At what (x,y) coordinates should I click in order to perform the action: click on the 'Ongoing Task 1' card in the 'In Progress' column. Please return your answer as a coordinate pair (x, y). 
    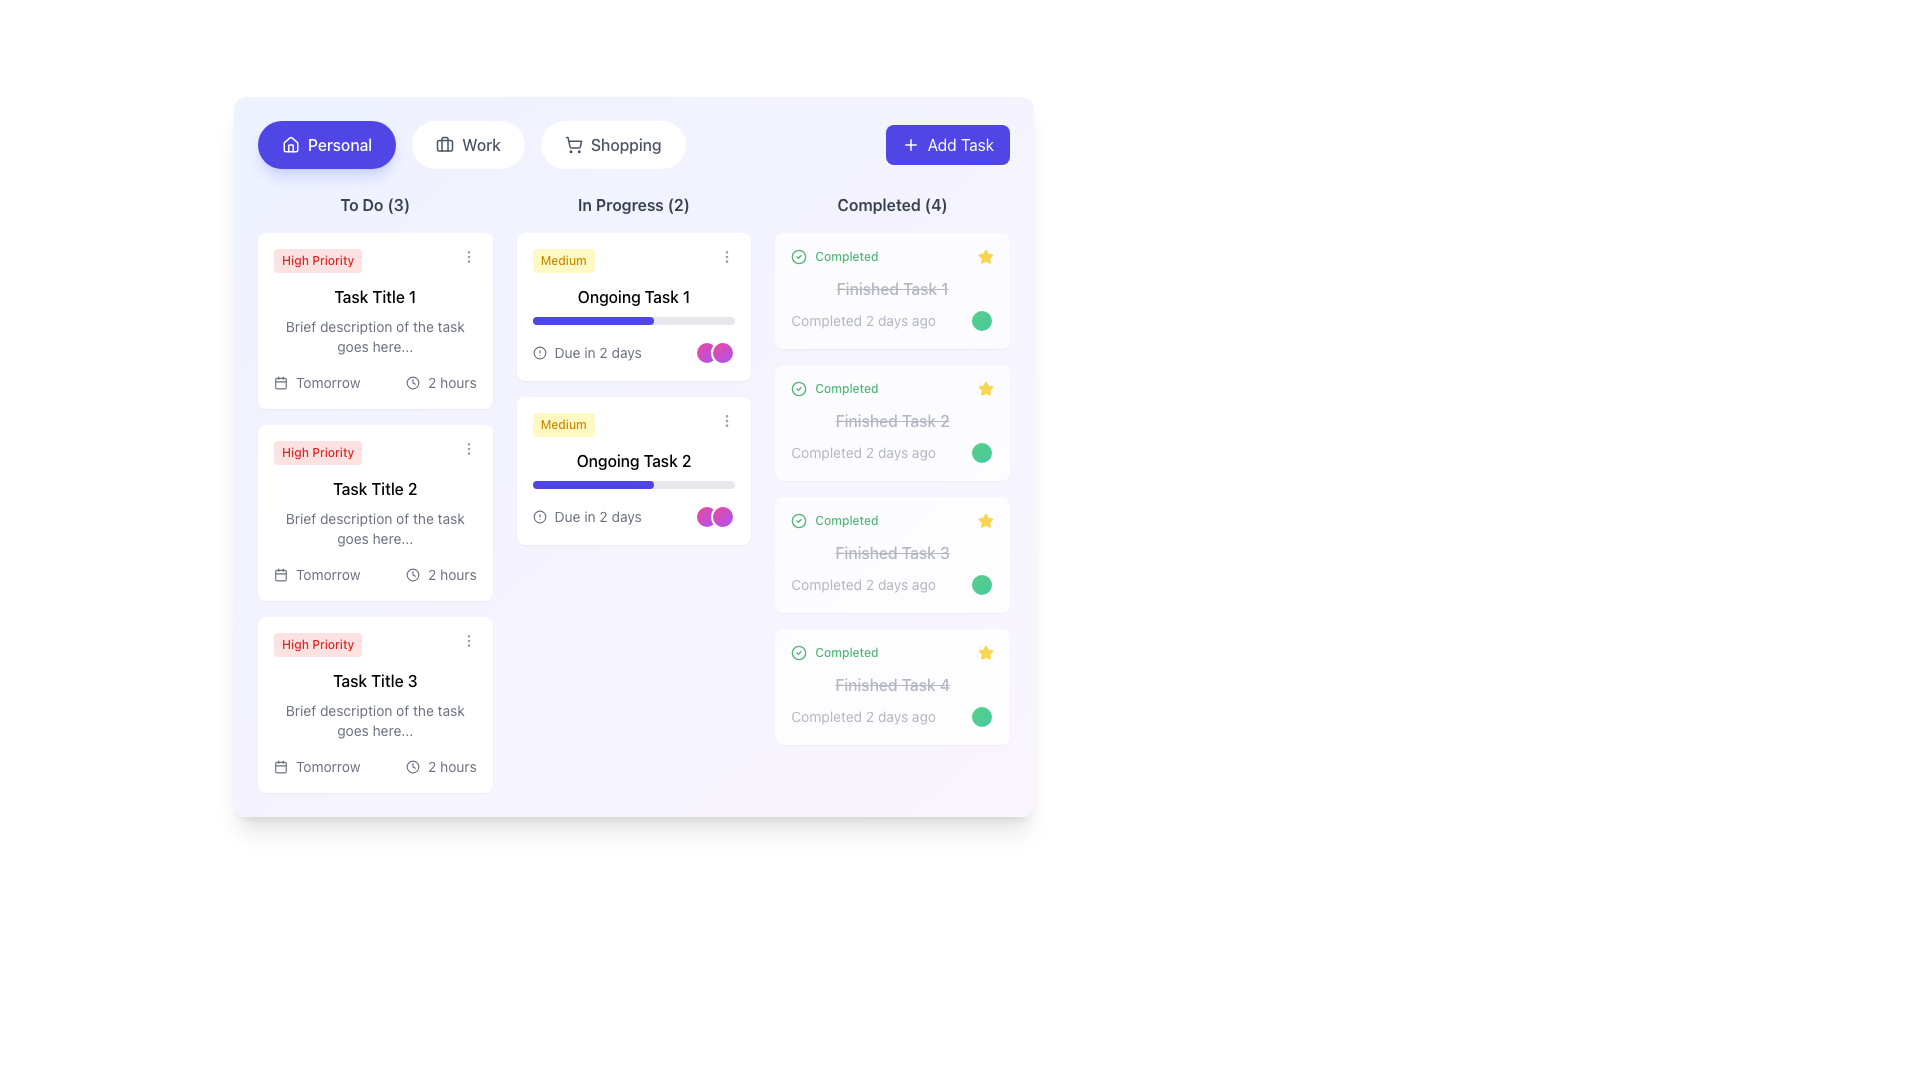
    Looking at the image, I should click on (632, 307).